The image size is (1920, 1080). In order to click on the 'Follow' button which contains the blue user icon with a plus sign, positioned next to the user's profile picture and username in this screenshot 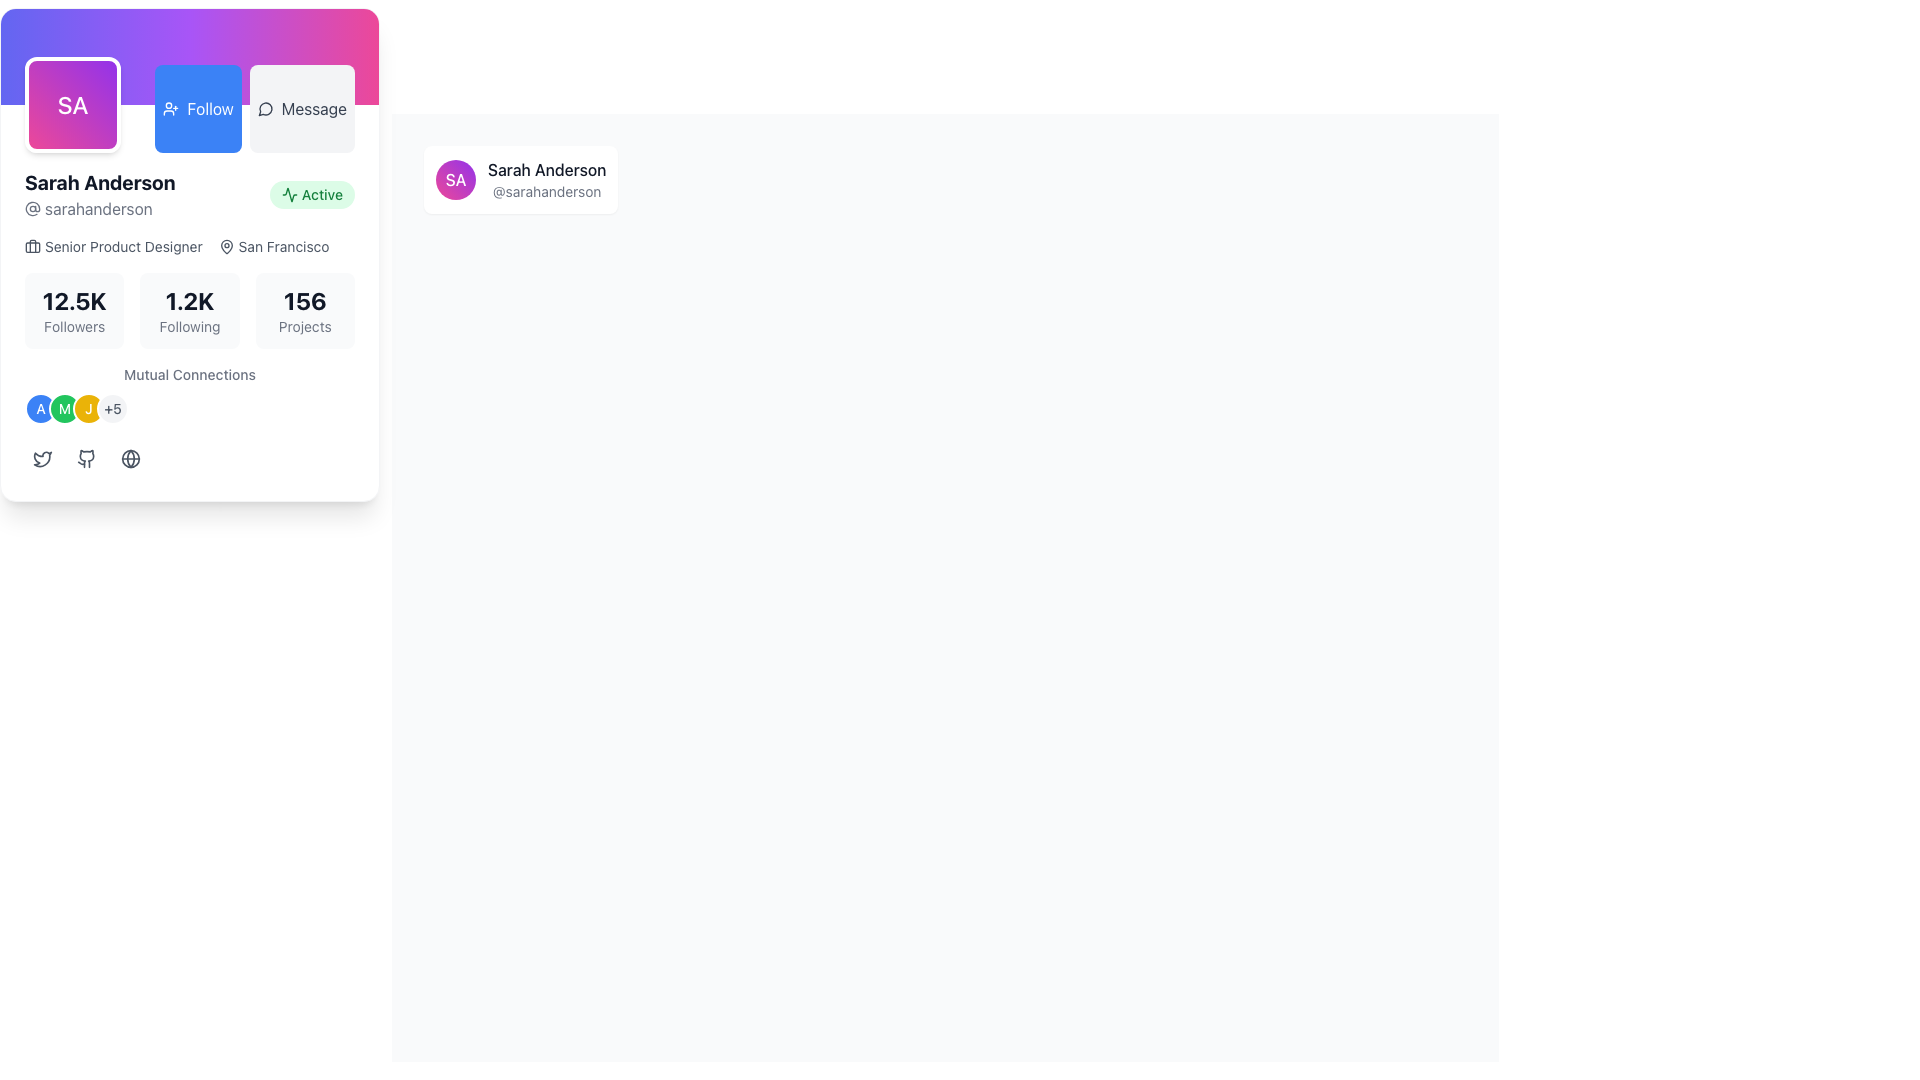, I will do `click(171, 108)`.